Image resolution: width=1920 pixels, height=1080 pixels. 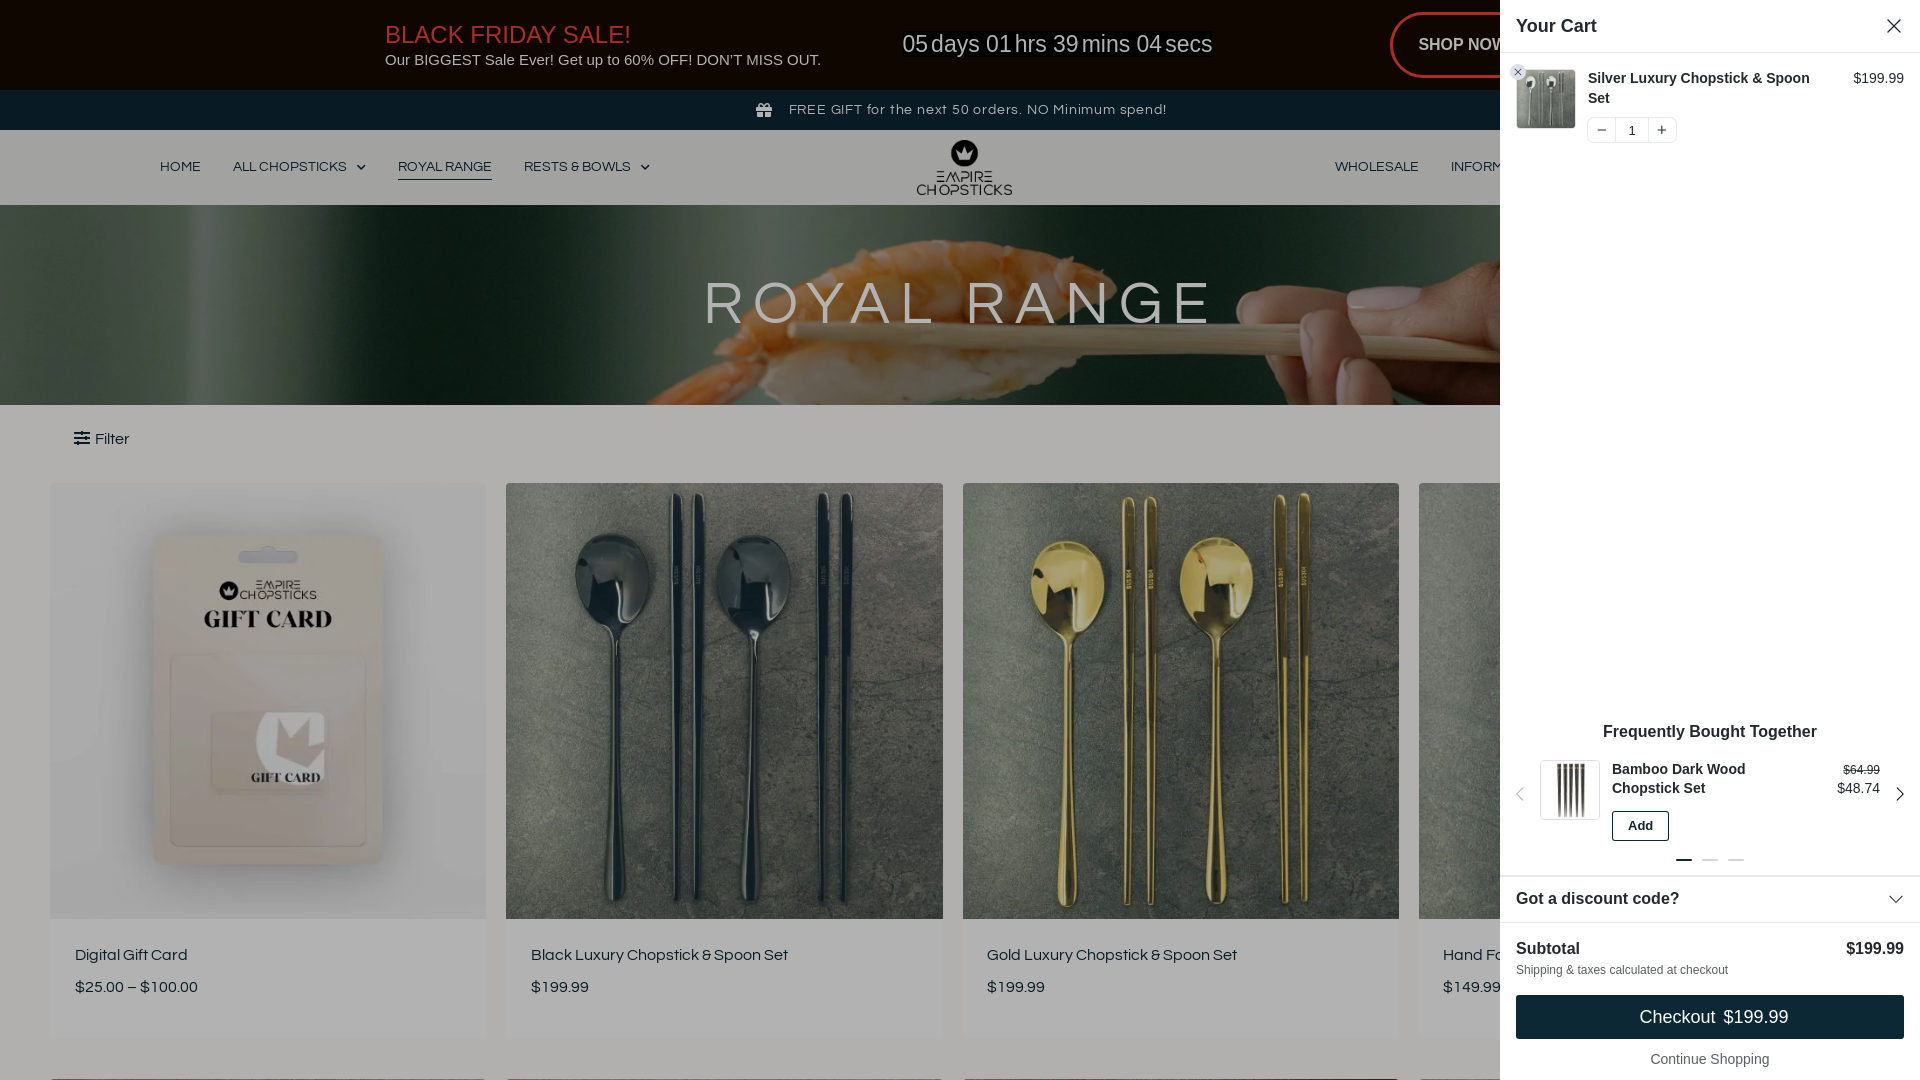 What do you see at coordinates (444, 166) in the screenshot?
I see `'ROYAL RANGE'` at bounding box center [444, 166].